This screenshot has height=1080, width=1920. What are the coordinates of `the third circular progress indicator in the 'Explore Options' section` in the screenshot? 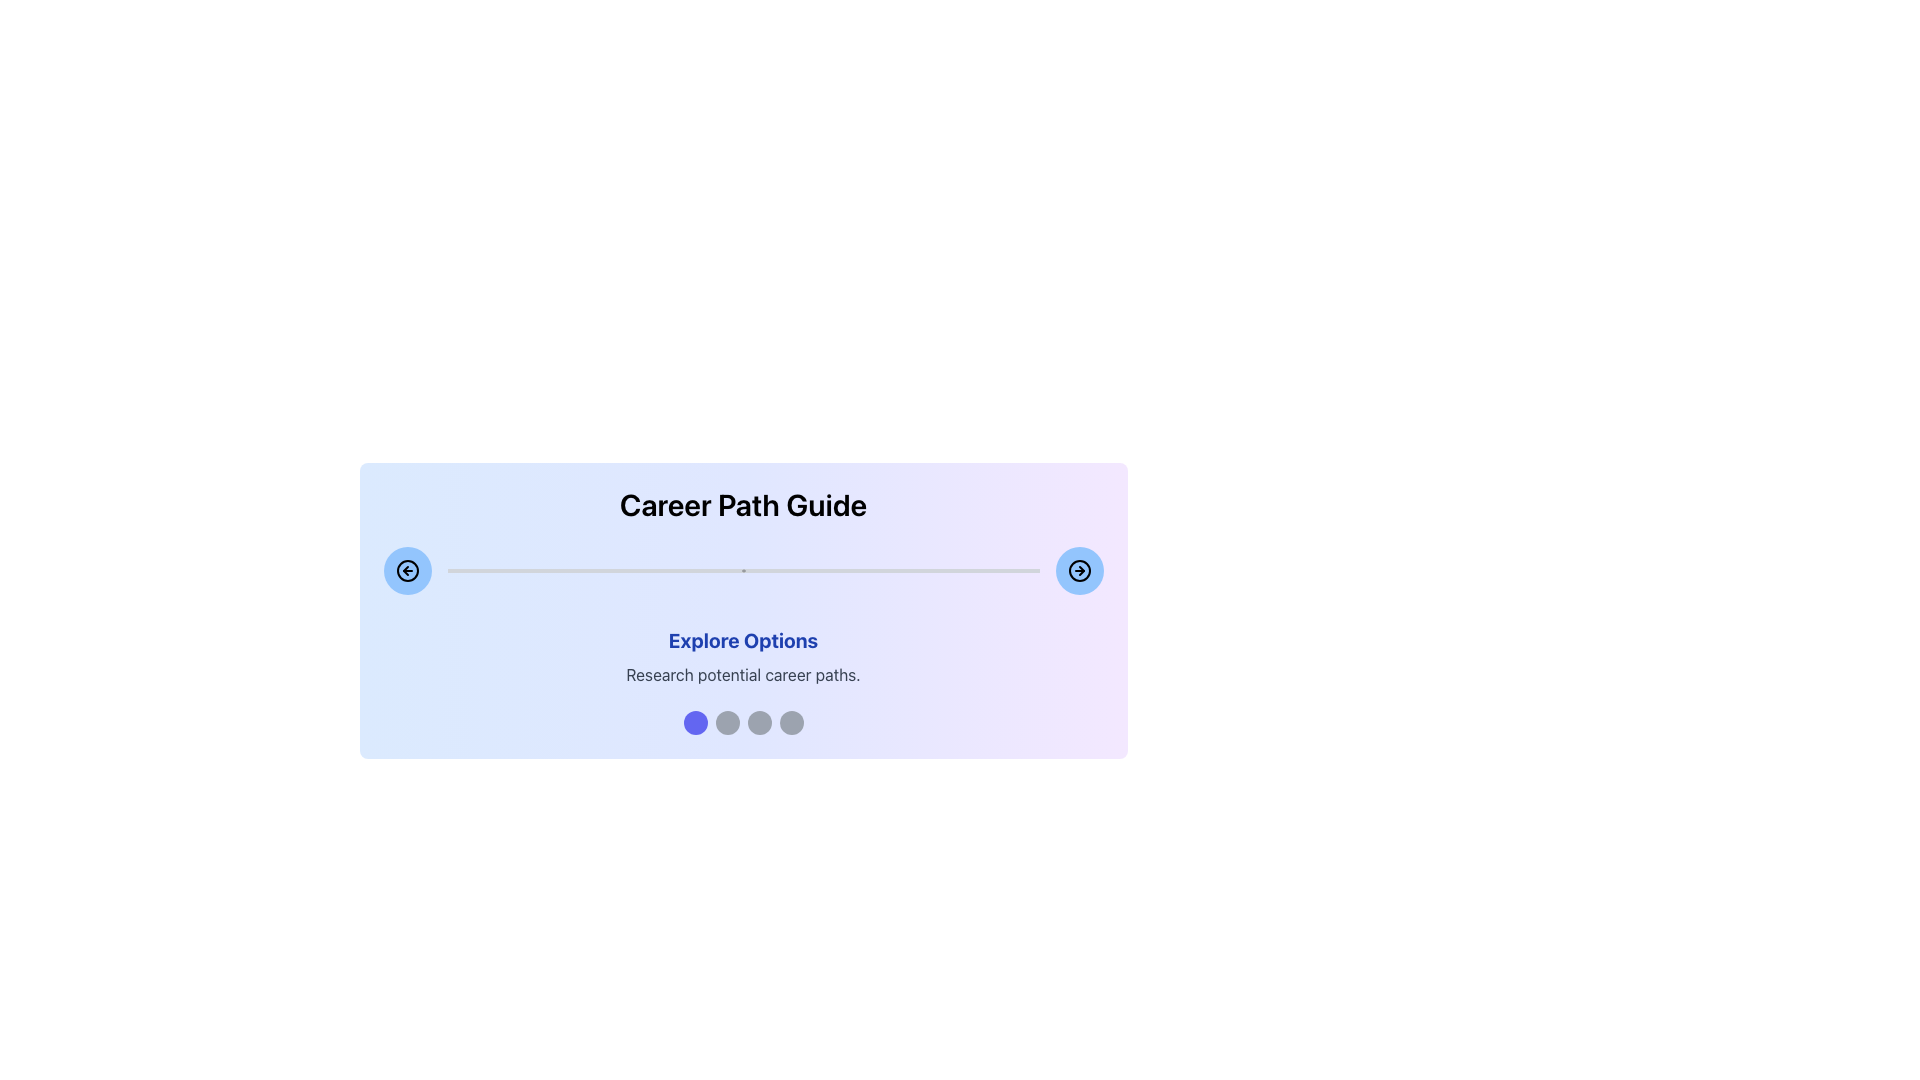 It's located at (758, 722).